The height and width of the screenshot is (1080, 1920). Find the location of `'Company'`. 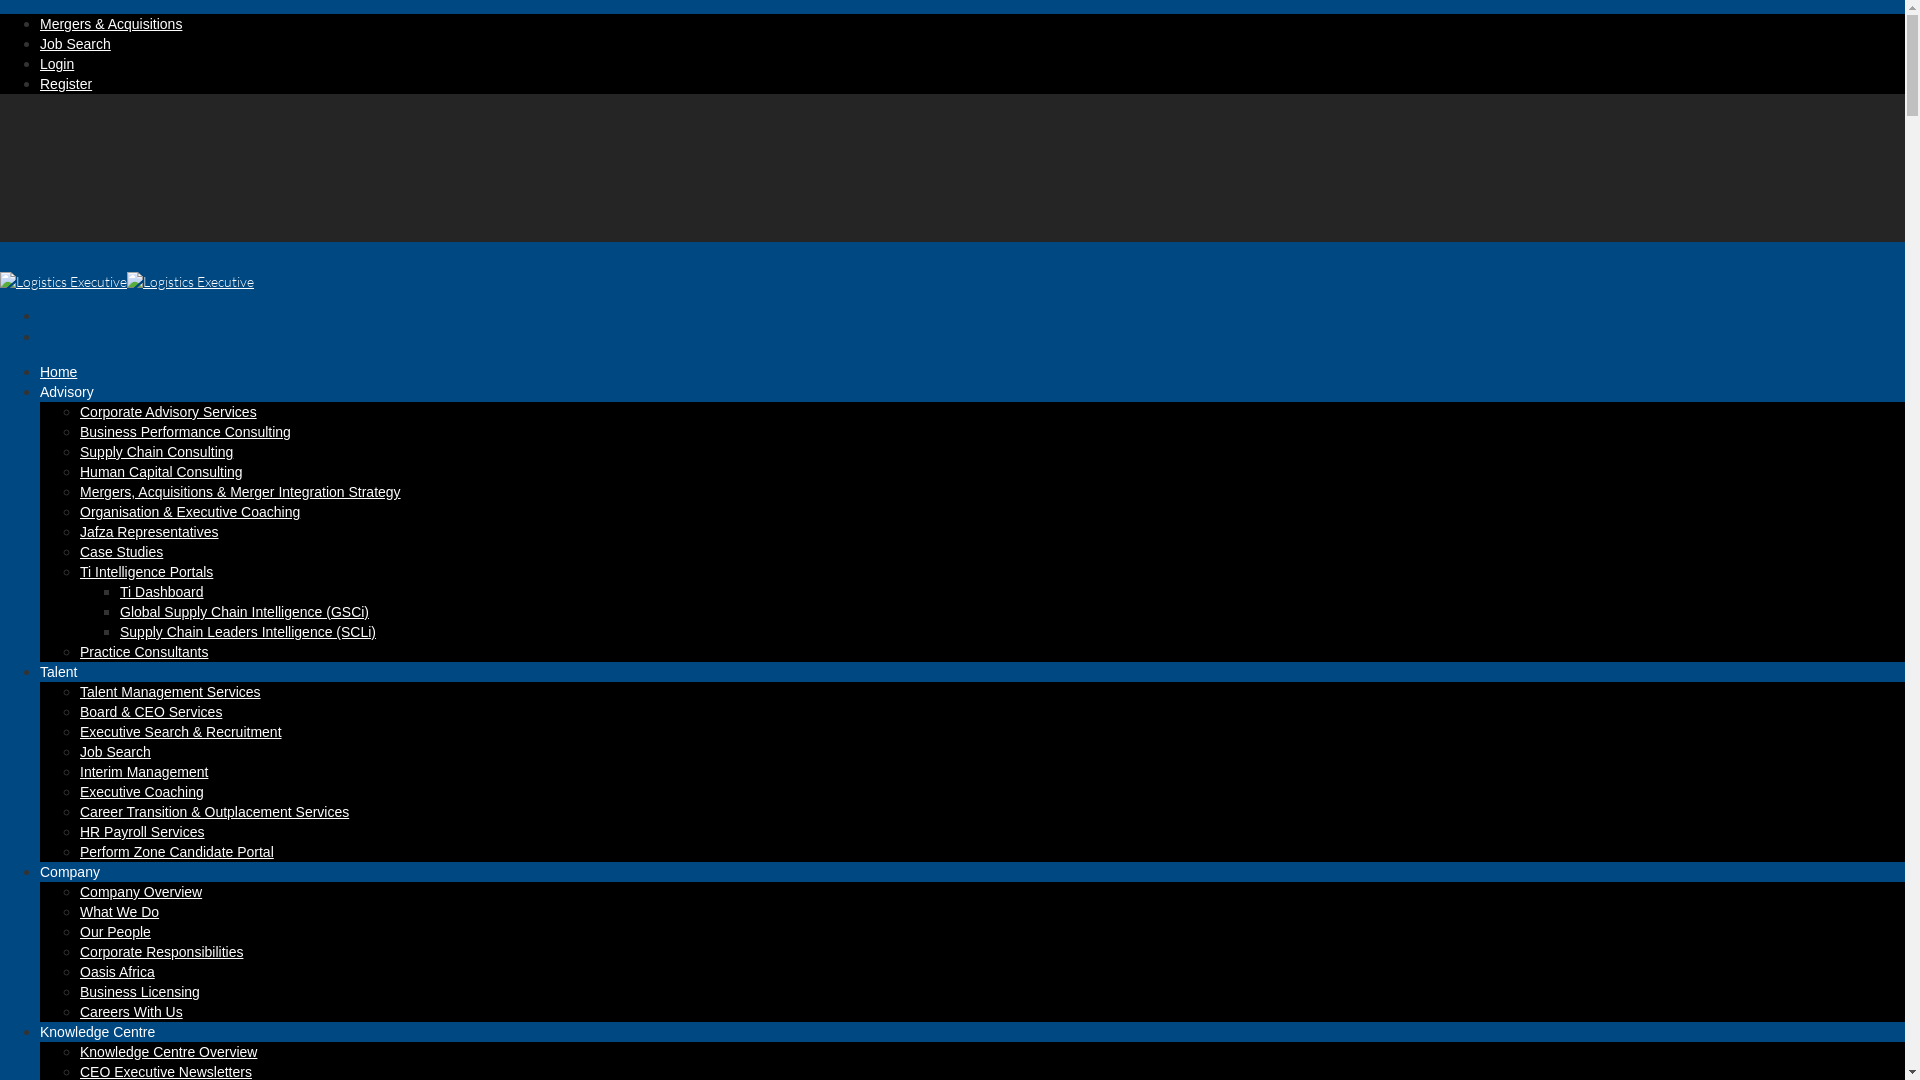

'Company' is located at coordinates (70, 886).